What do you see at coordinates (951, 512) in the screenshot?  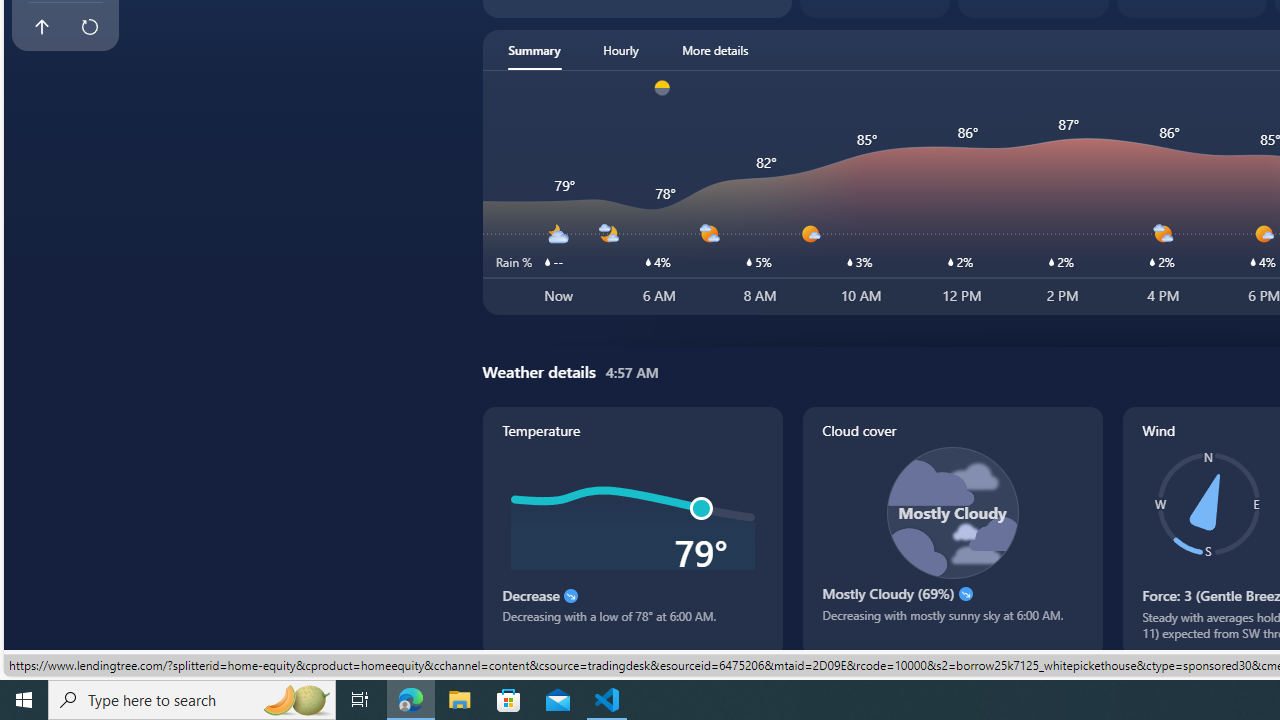 I see `'Class: cloudCoverSvg-DS-ps0R9q'` at bounding box center [951, 512].